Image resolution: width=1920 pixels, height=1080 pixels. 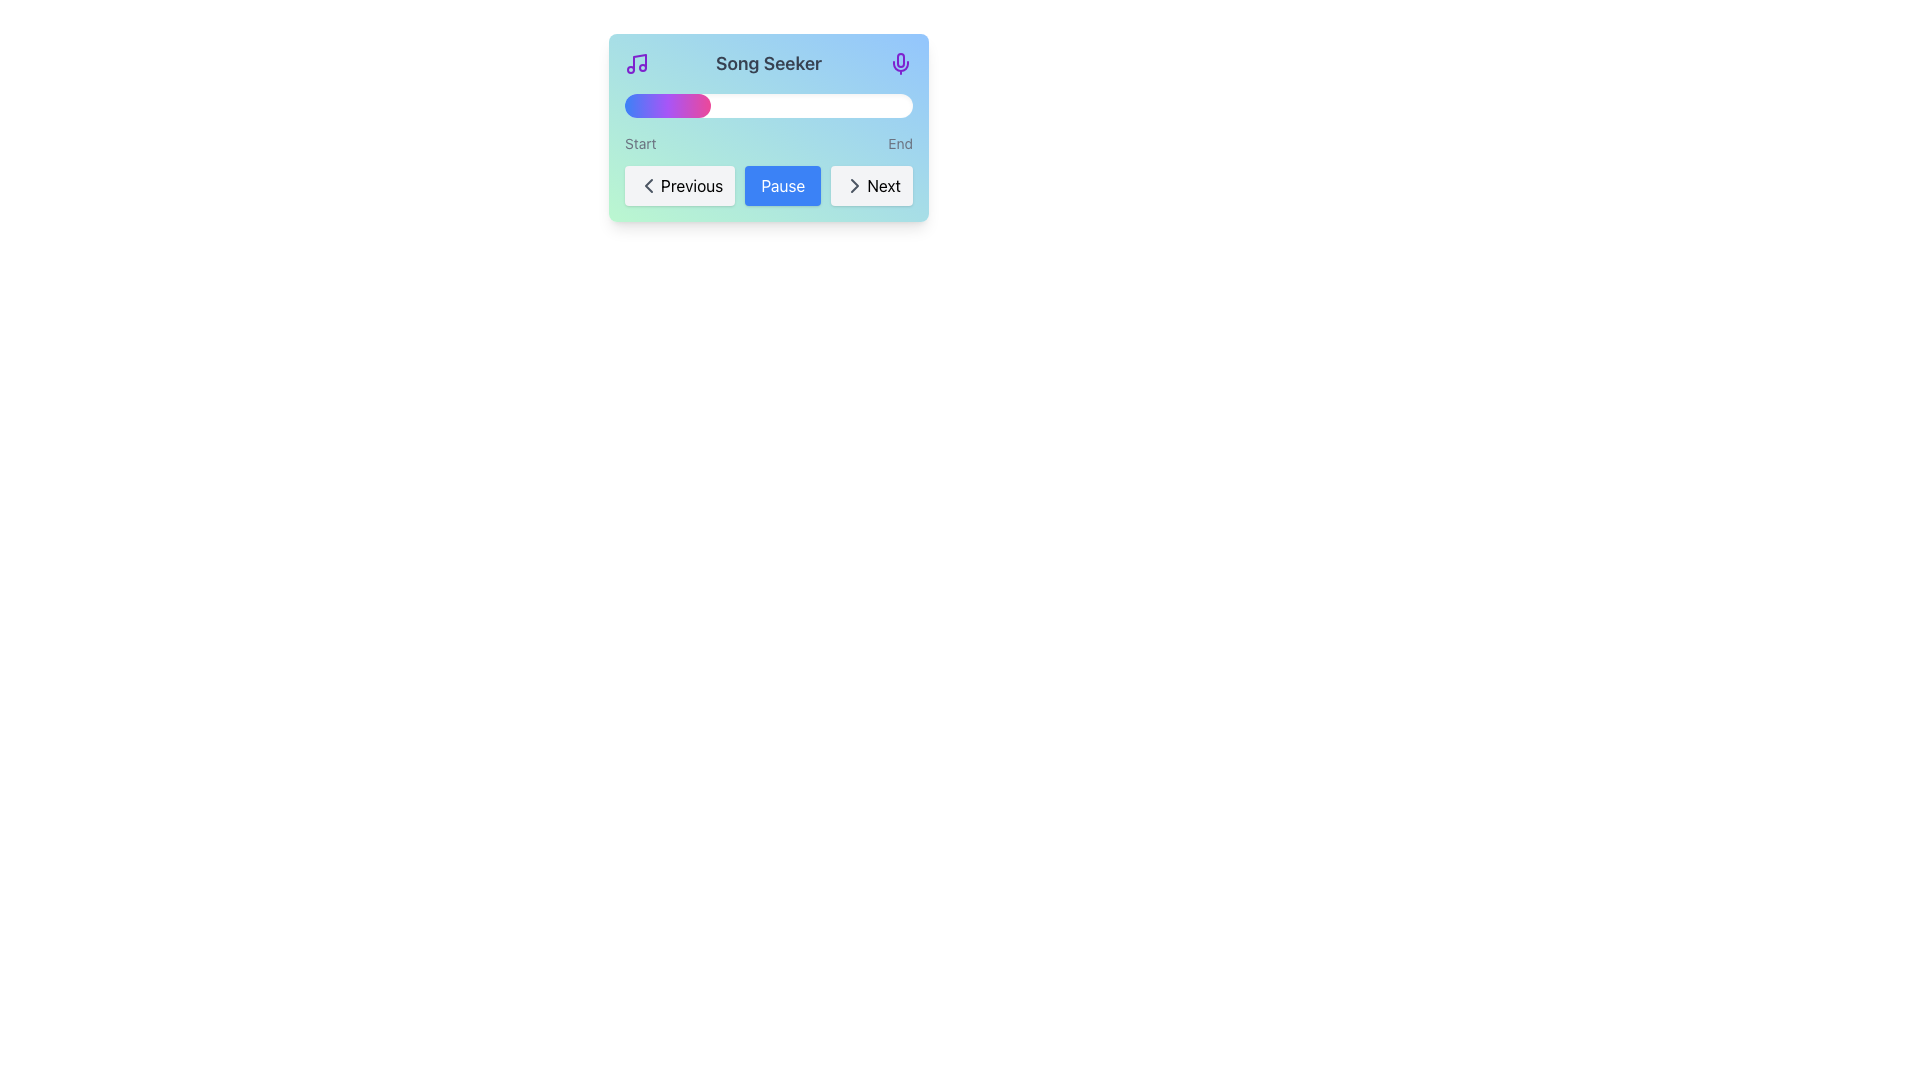 I want to click on the arrow icon that indicates the direction associated with the 'Previous' button, so click(x=648, y=185).